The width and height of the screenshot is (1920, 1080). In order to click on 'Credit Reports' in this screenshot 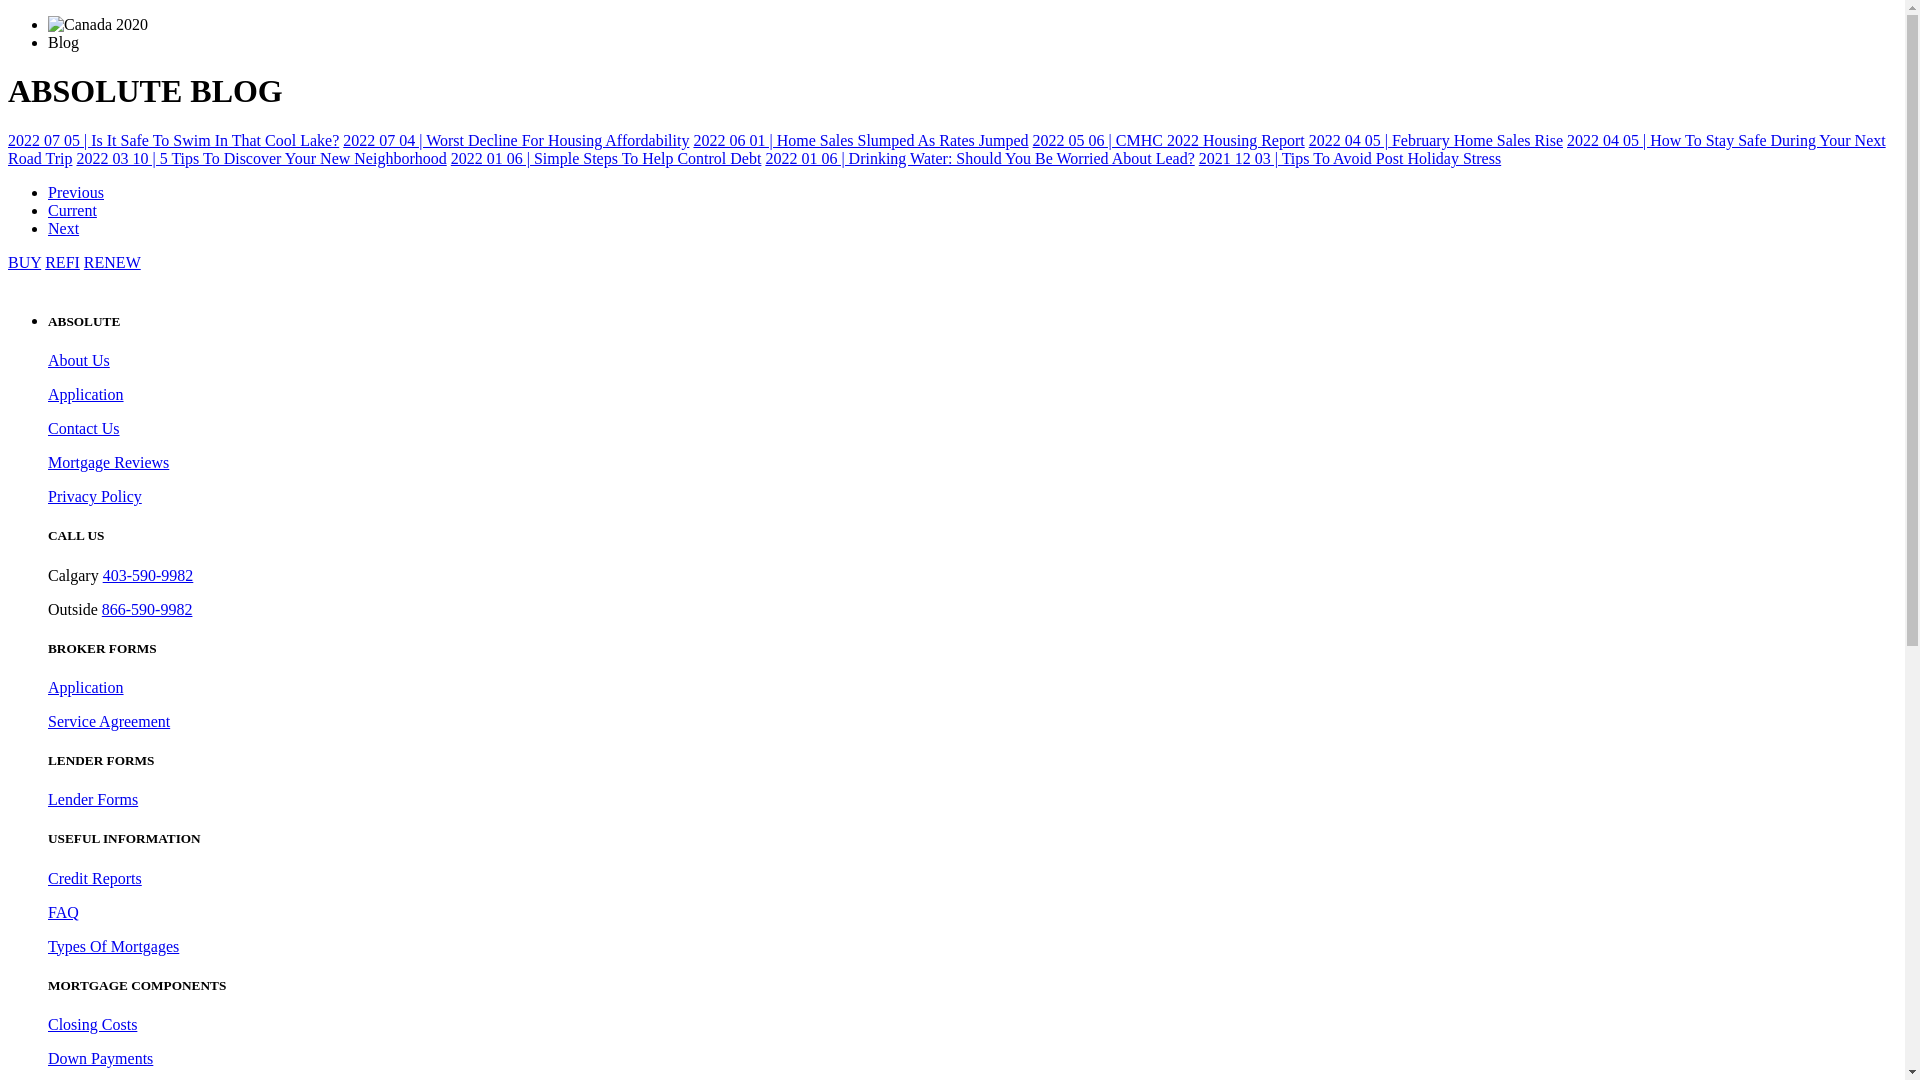, I will do `click(94, 877)`.